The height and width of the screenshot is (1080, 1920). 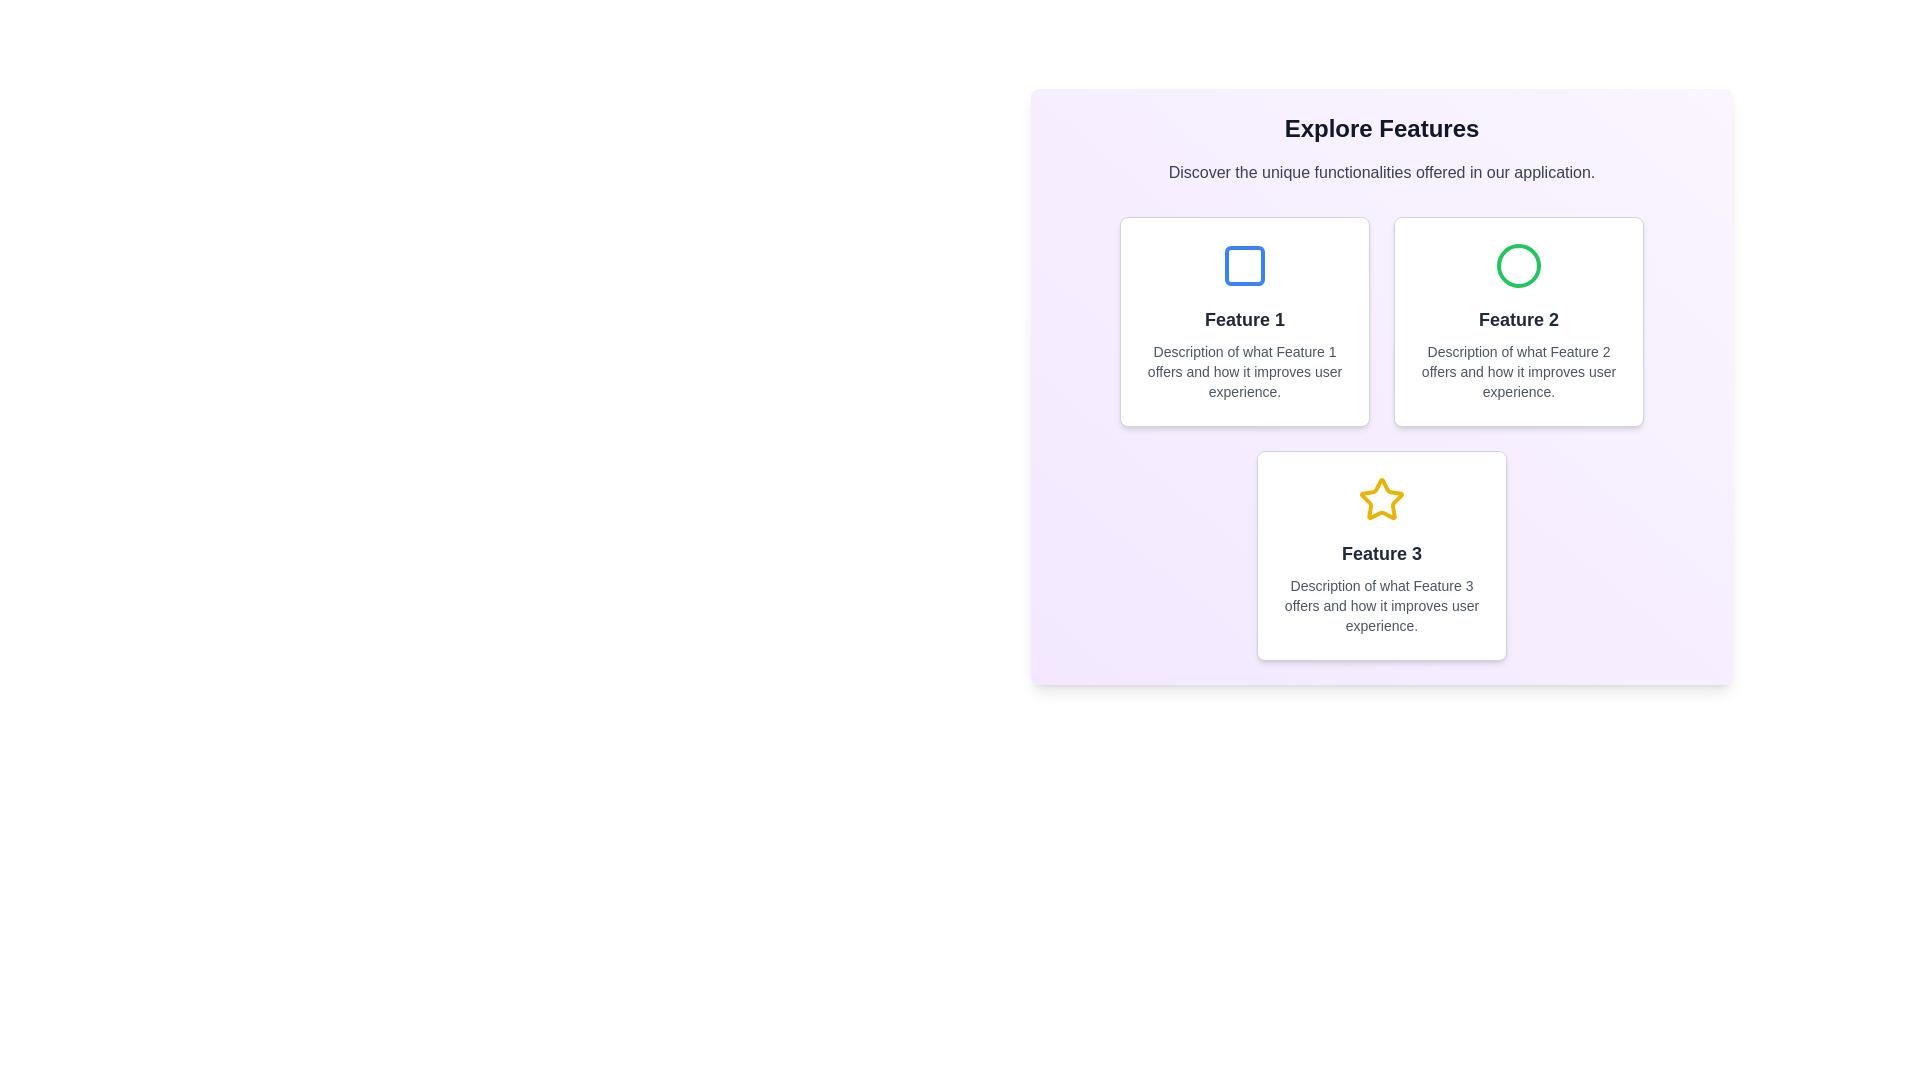 I want to click on description text block that details 'Description of what Feature 1 offers and how it improves user experience.' located below the header 'Feature 1' in the feature description card, so click(x=1243, y=371).